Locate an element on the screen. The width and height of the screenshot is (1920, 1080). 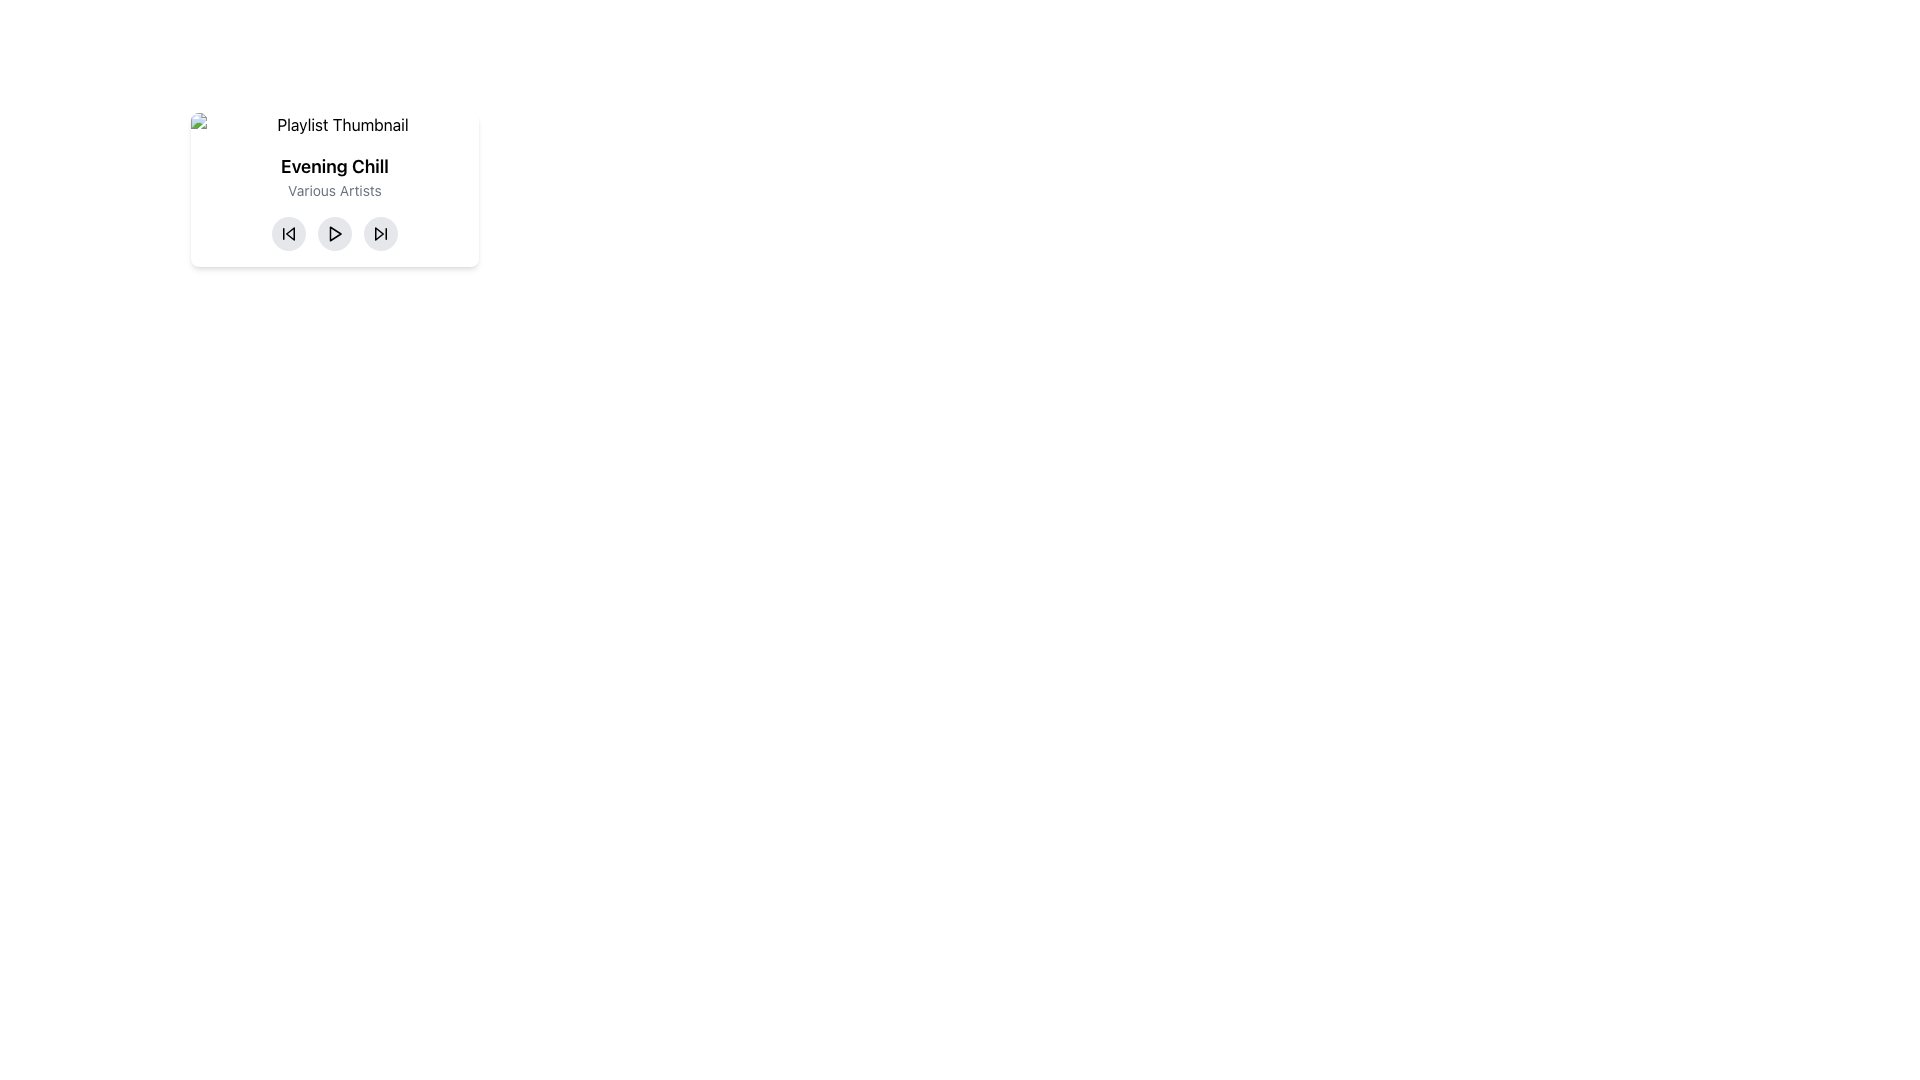
the rightmost button under the text 'Evening Chill' to skip to the next media track in the playlist is located at coordinates (380, 233).